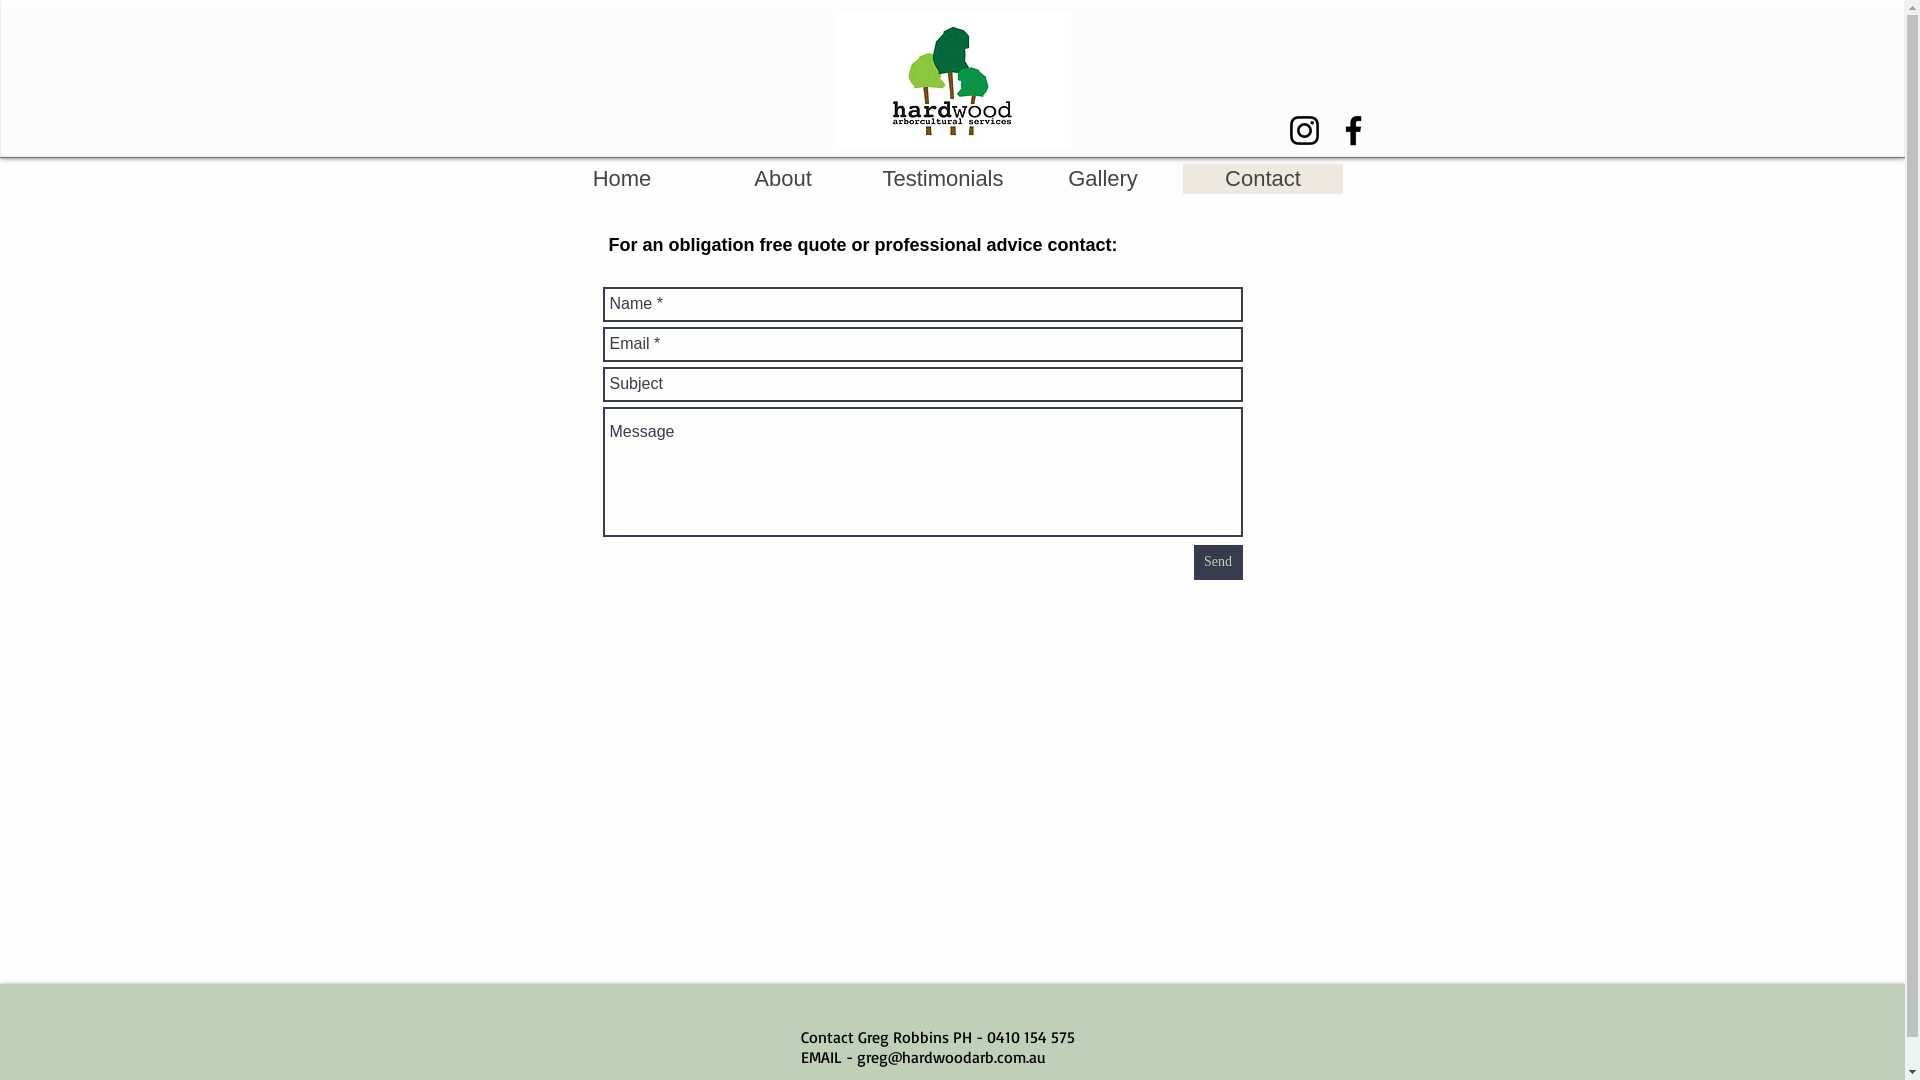 This screenshot has width=1920, height=1080. What do you see at coordinates (542, 177) in the screenshot?
I see `'Home'` at bounding box center [542, 177].